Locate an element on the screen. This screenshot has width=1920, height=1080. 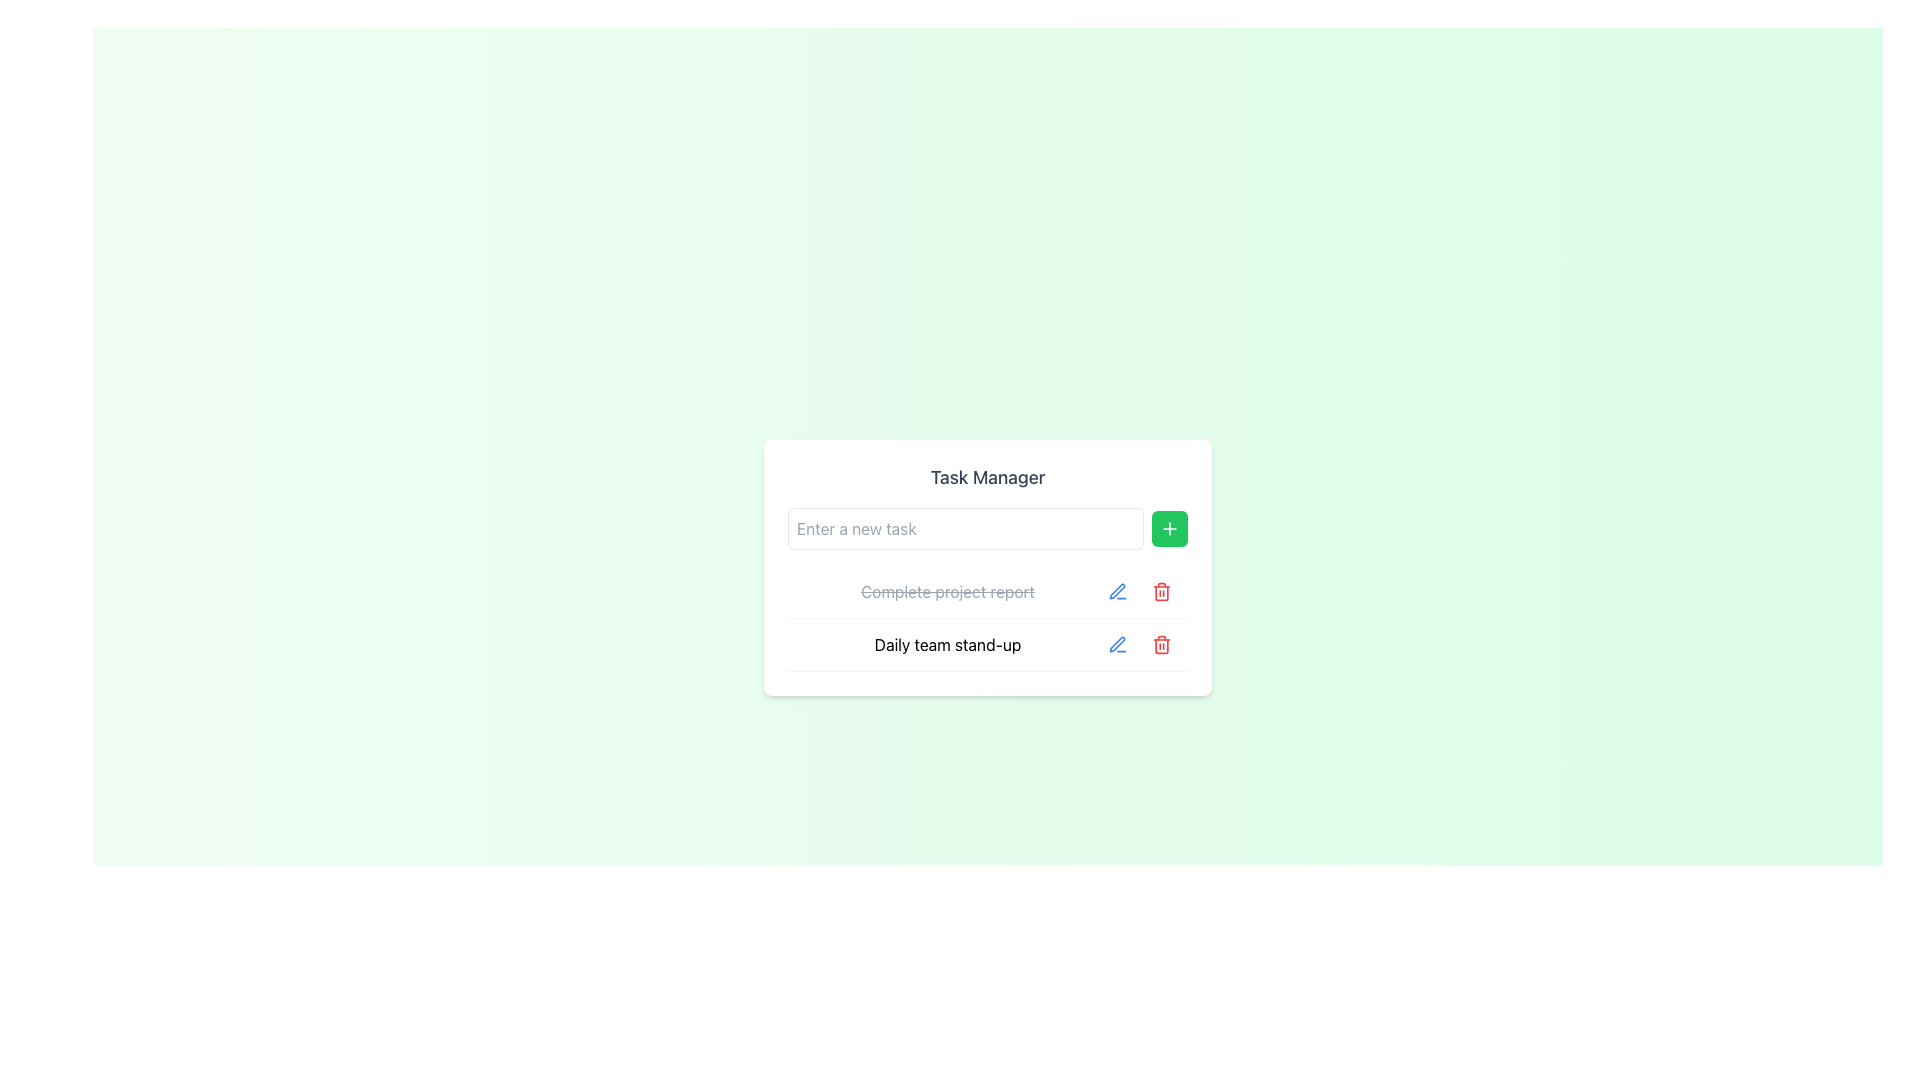
the red trash icon in the horizontal group of action buttons within the 'Daily team stand-up' row is located at coordinates (1140, 644).